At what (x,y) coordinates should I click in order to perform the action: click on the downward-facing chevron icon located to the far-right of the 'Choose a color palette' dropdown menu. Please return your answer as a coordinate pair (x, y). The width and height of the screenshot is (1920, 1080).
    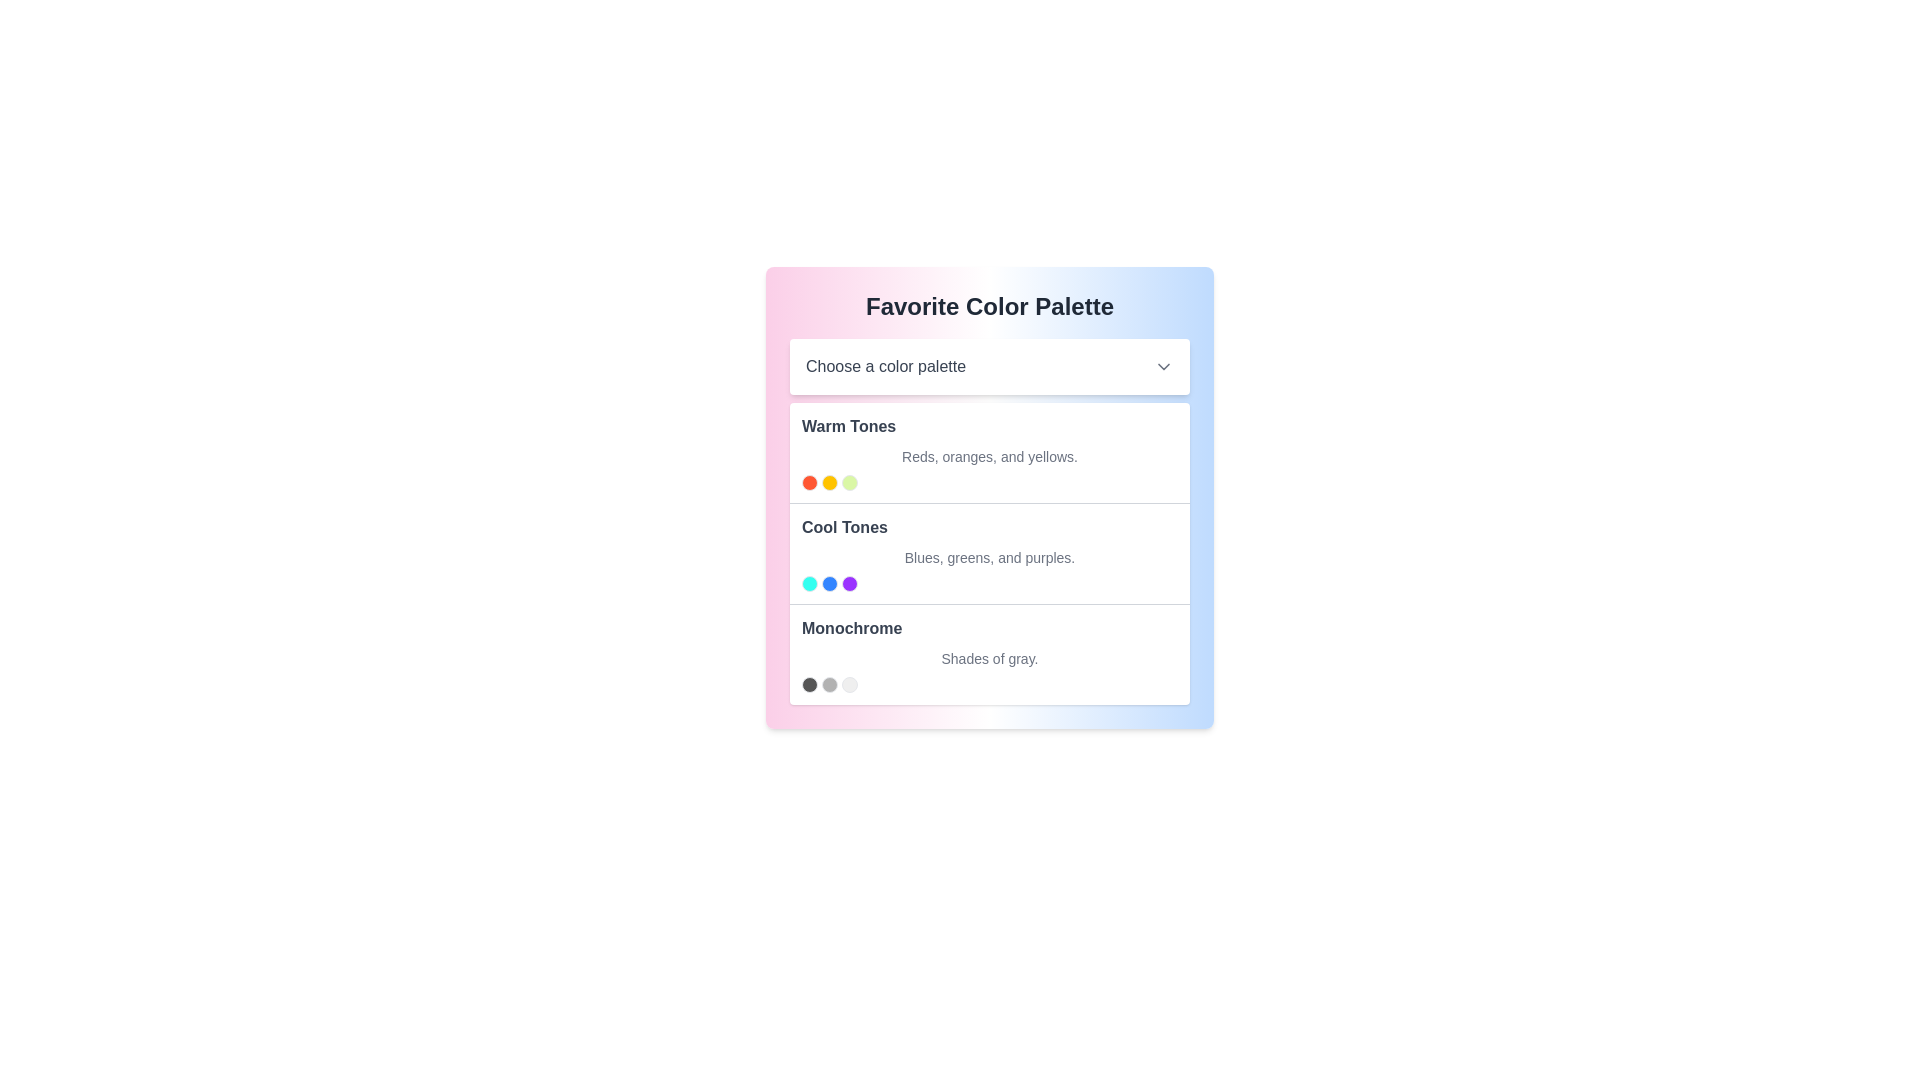
    Looking at the image, I should click on (1163, 366).